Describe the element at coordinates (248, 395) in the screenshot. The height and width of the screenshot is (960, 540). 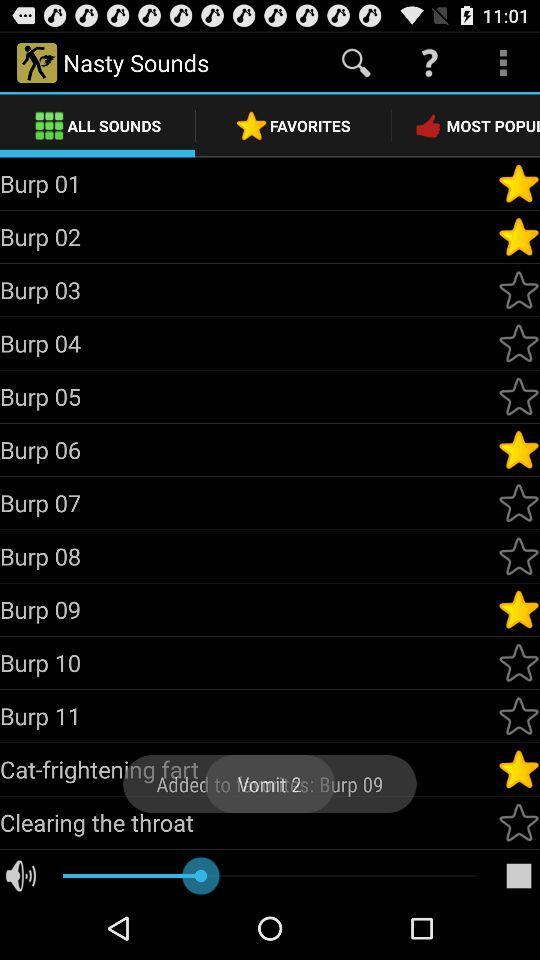
I see `the burp 05 item` at that location.